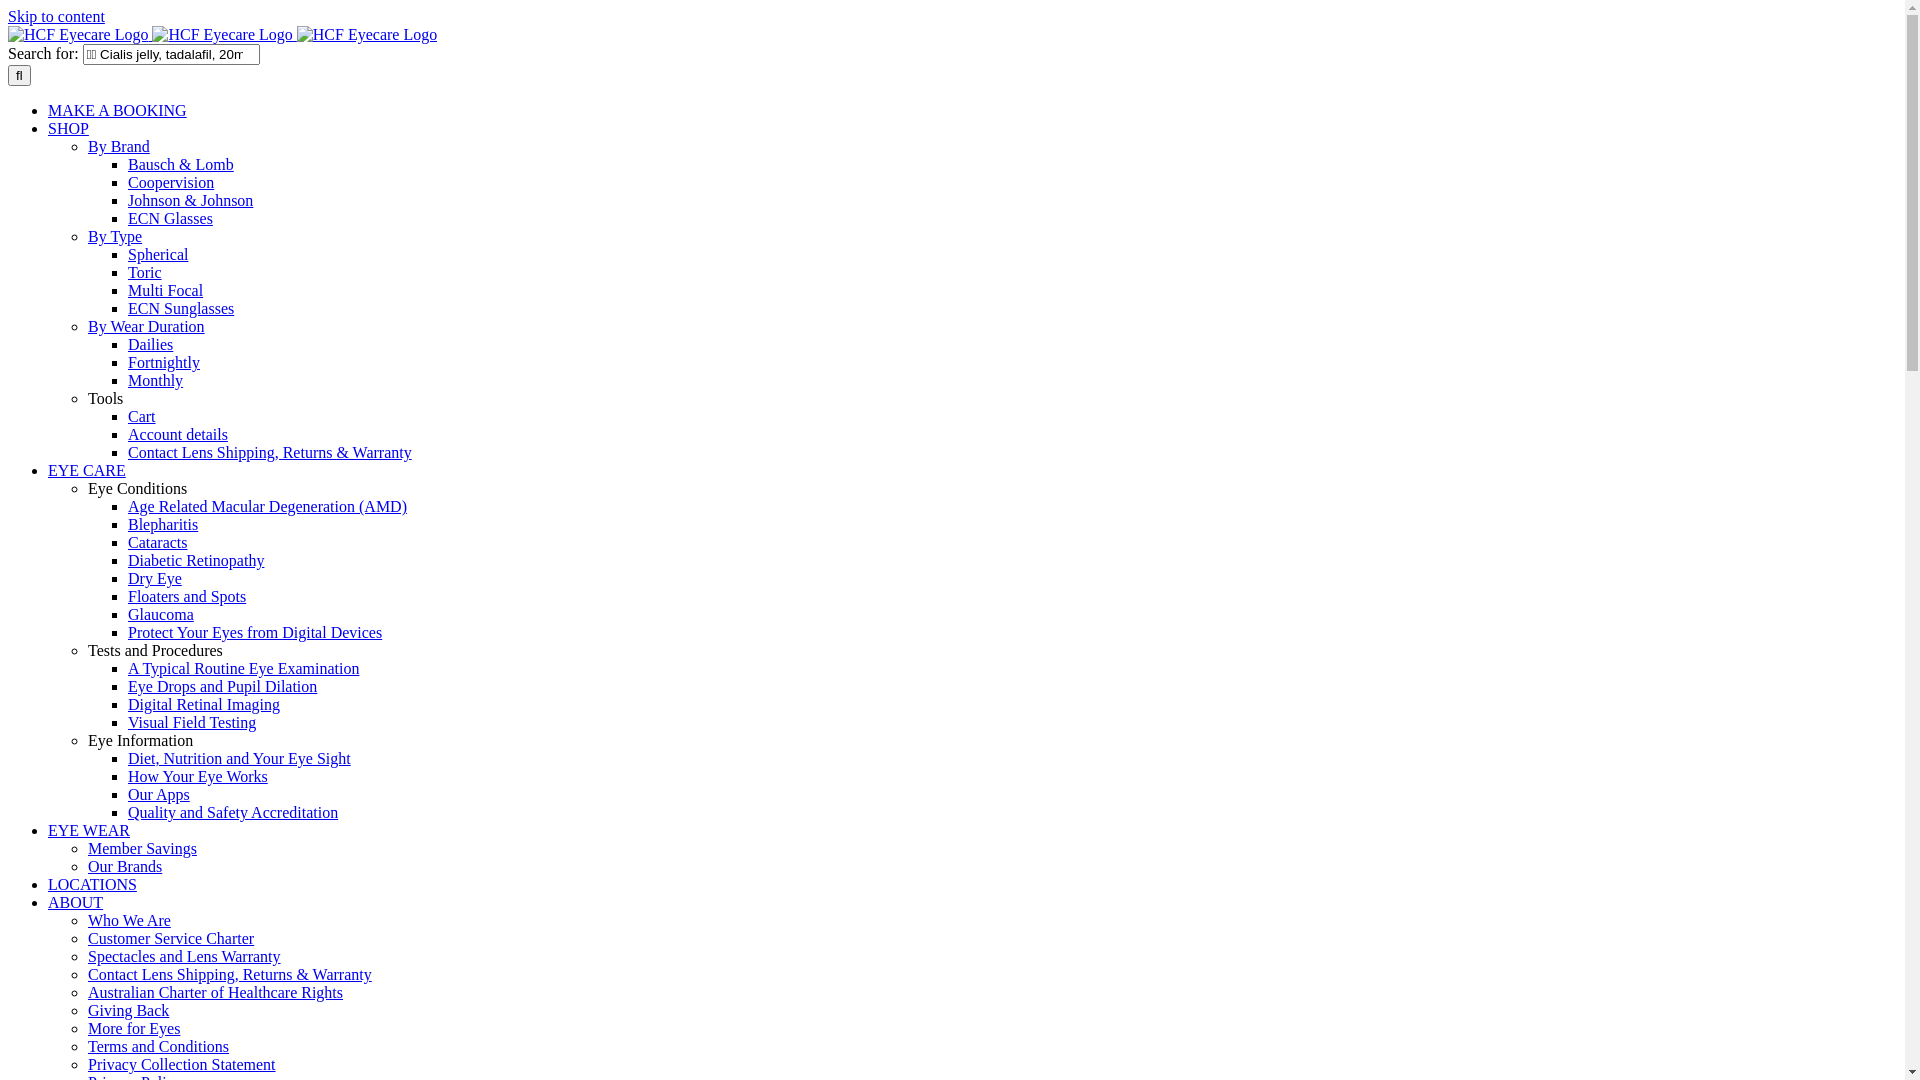 The image size is (1920, 1080). I want to click on 'Age Related Macular Degeneration (AMD)', so click(266, 505).